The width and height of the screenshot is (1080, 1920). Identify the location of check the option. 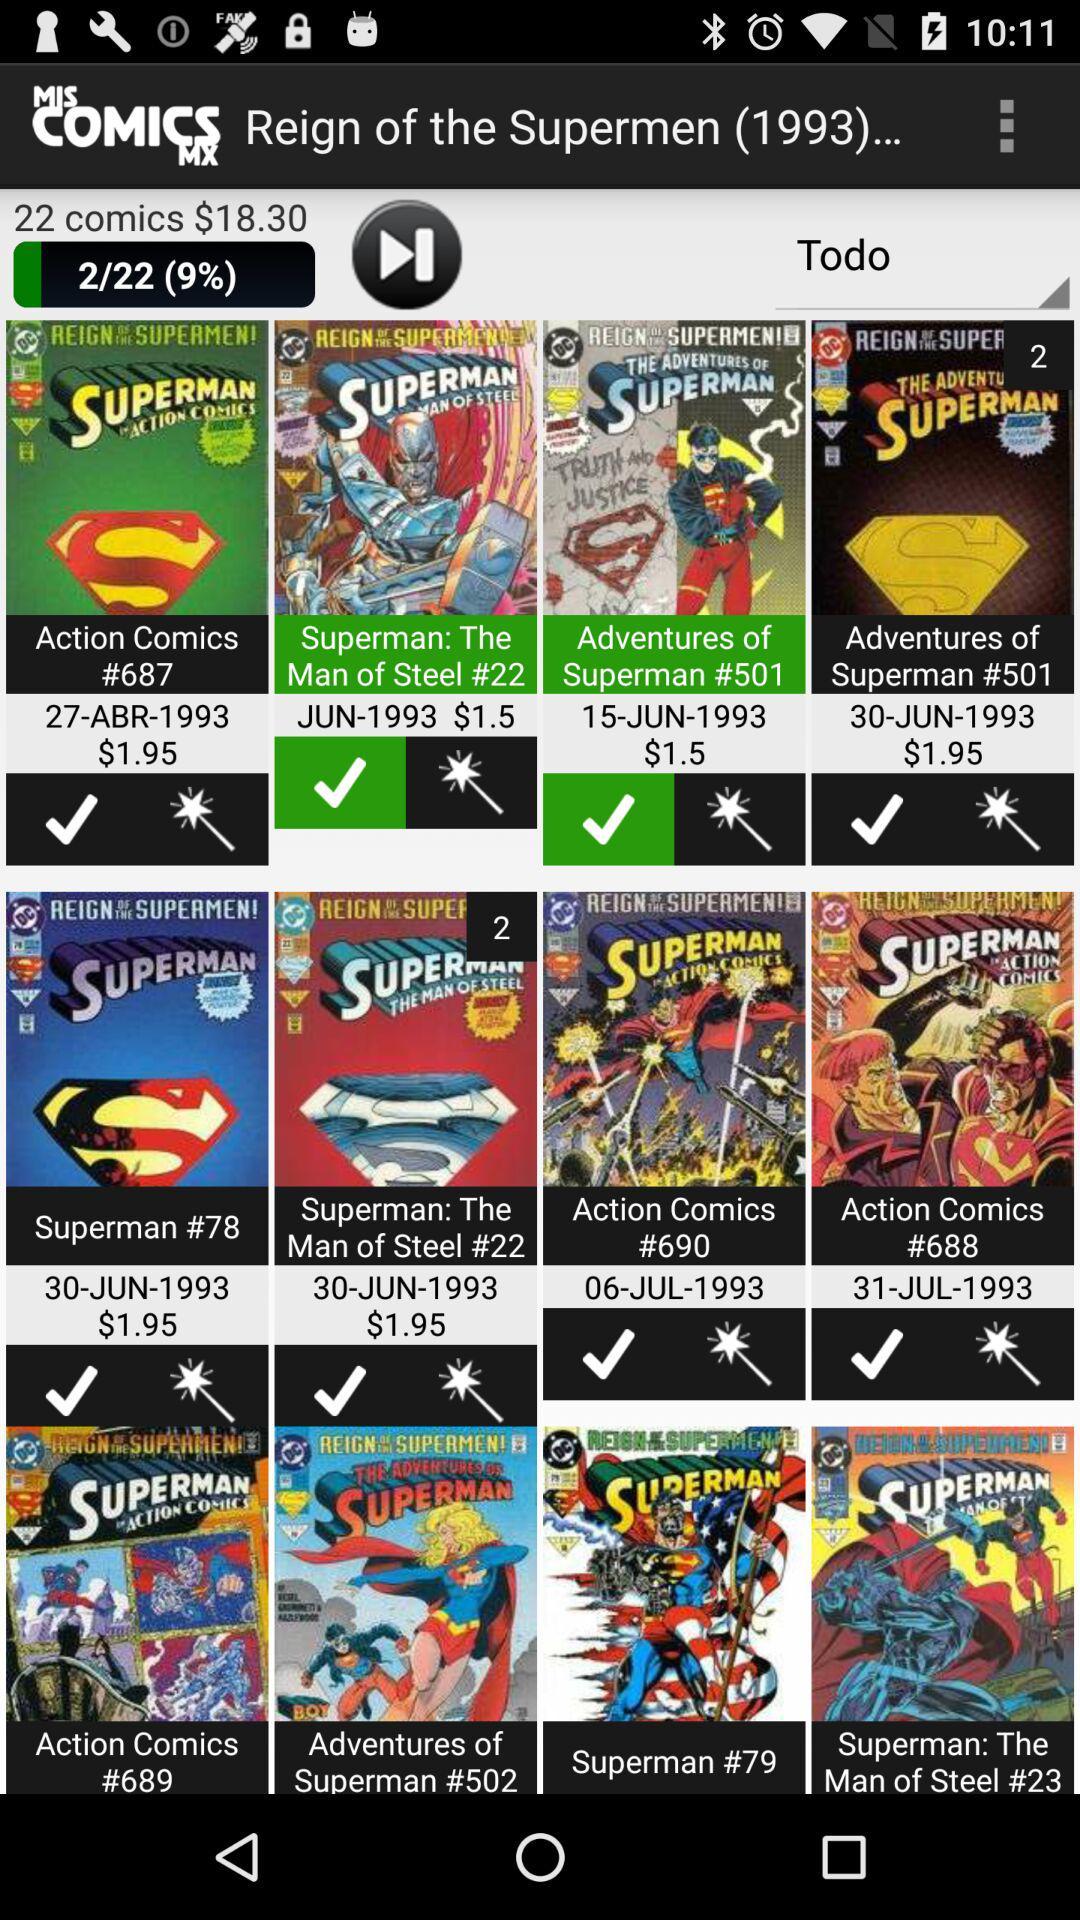
(339, 781).